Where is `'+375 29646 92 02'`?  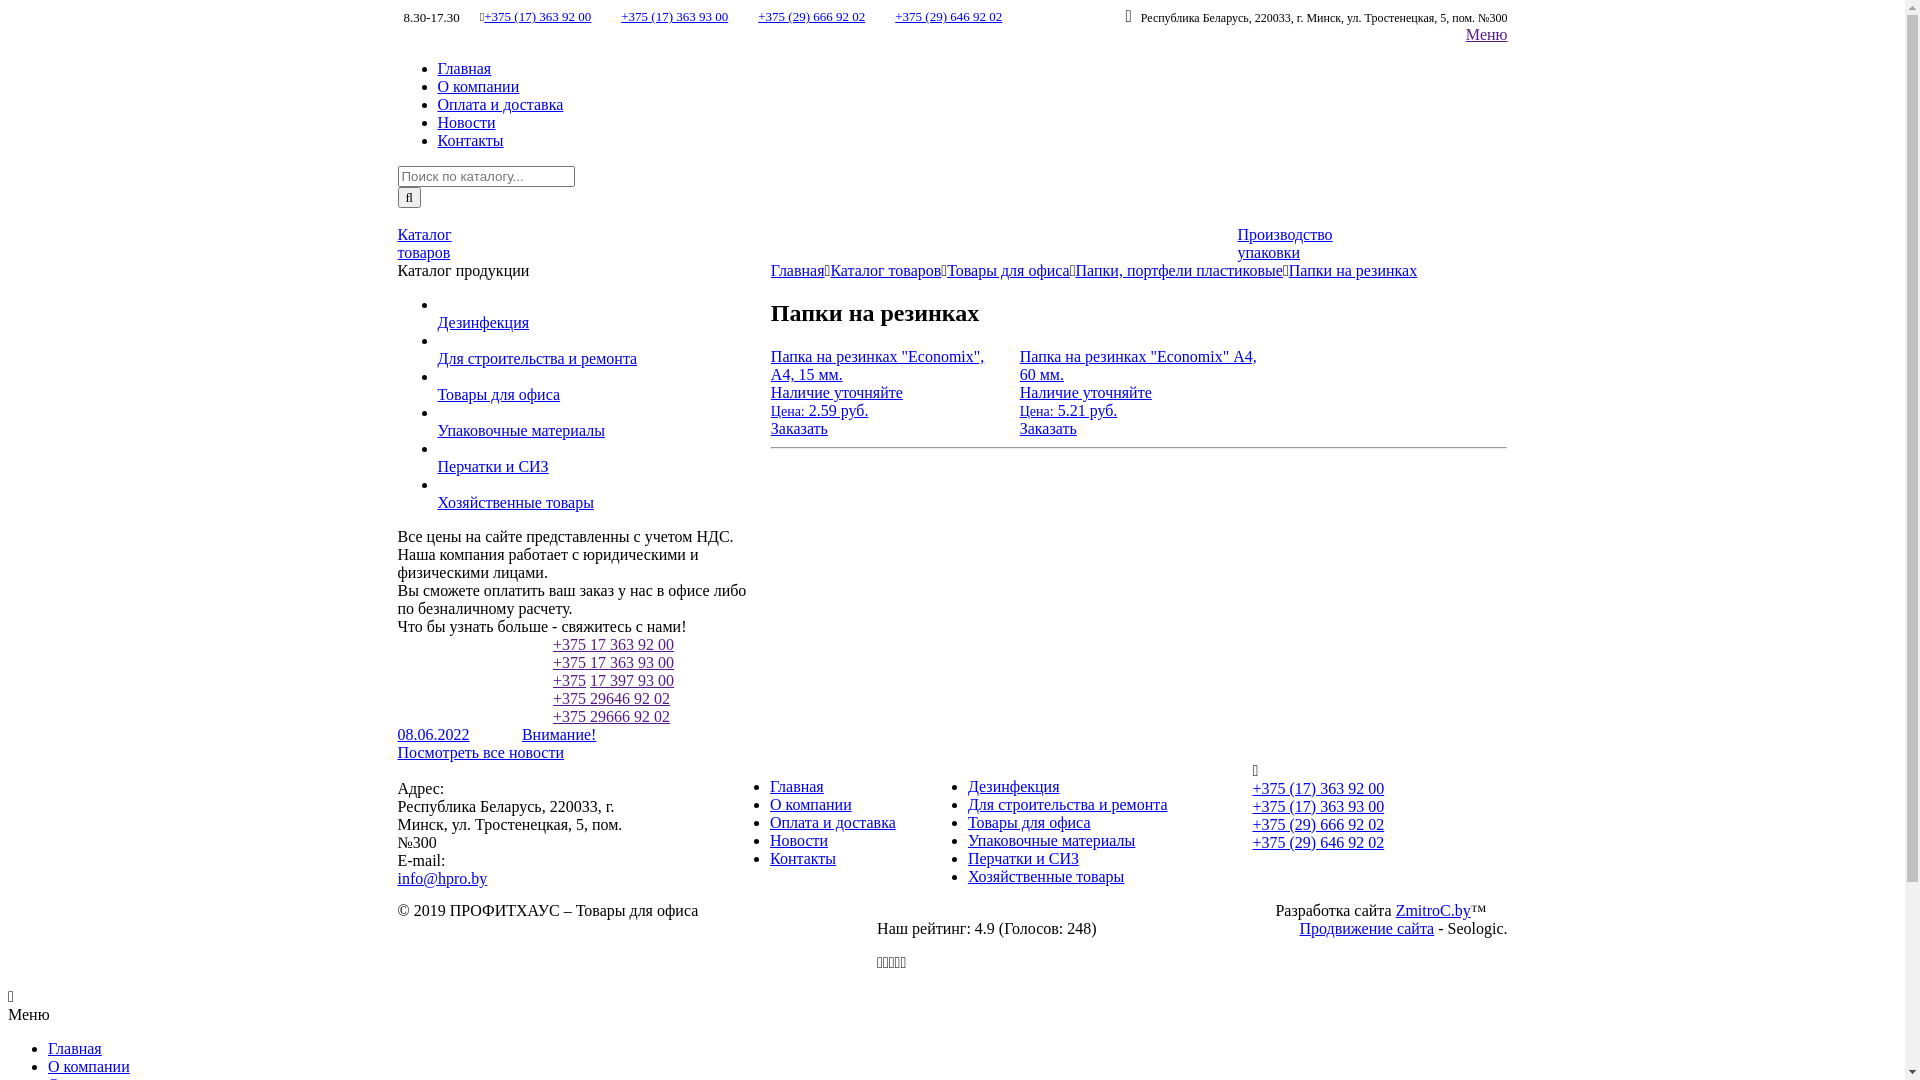
'+375 29646 92 02' is located at coordinates (610, 697).